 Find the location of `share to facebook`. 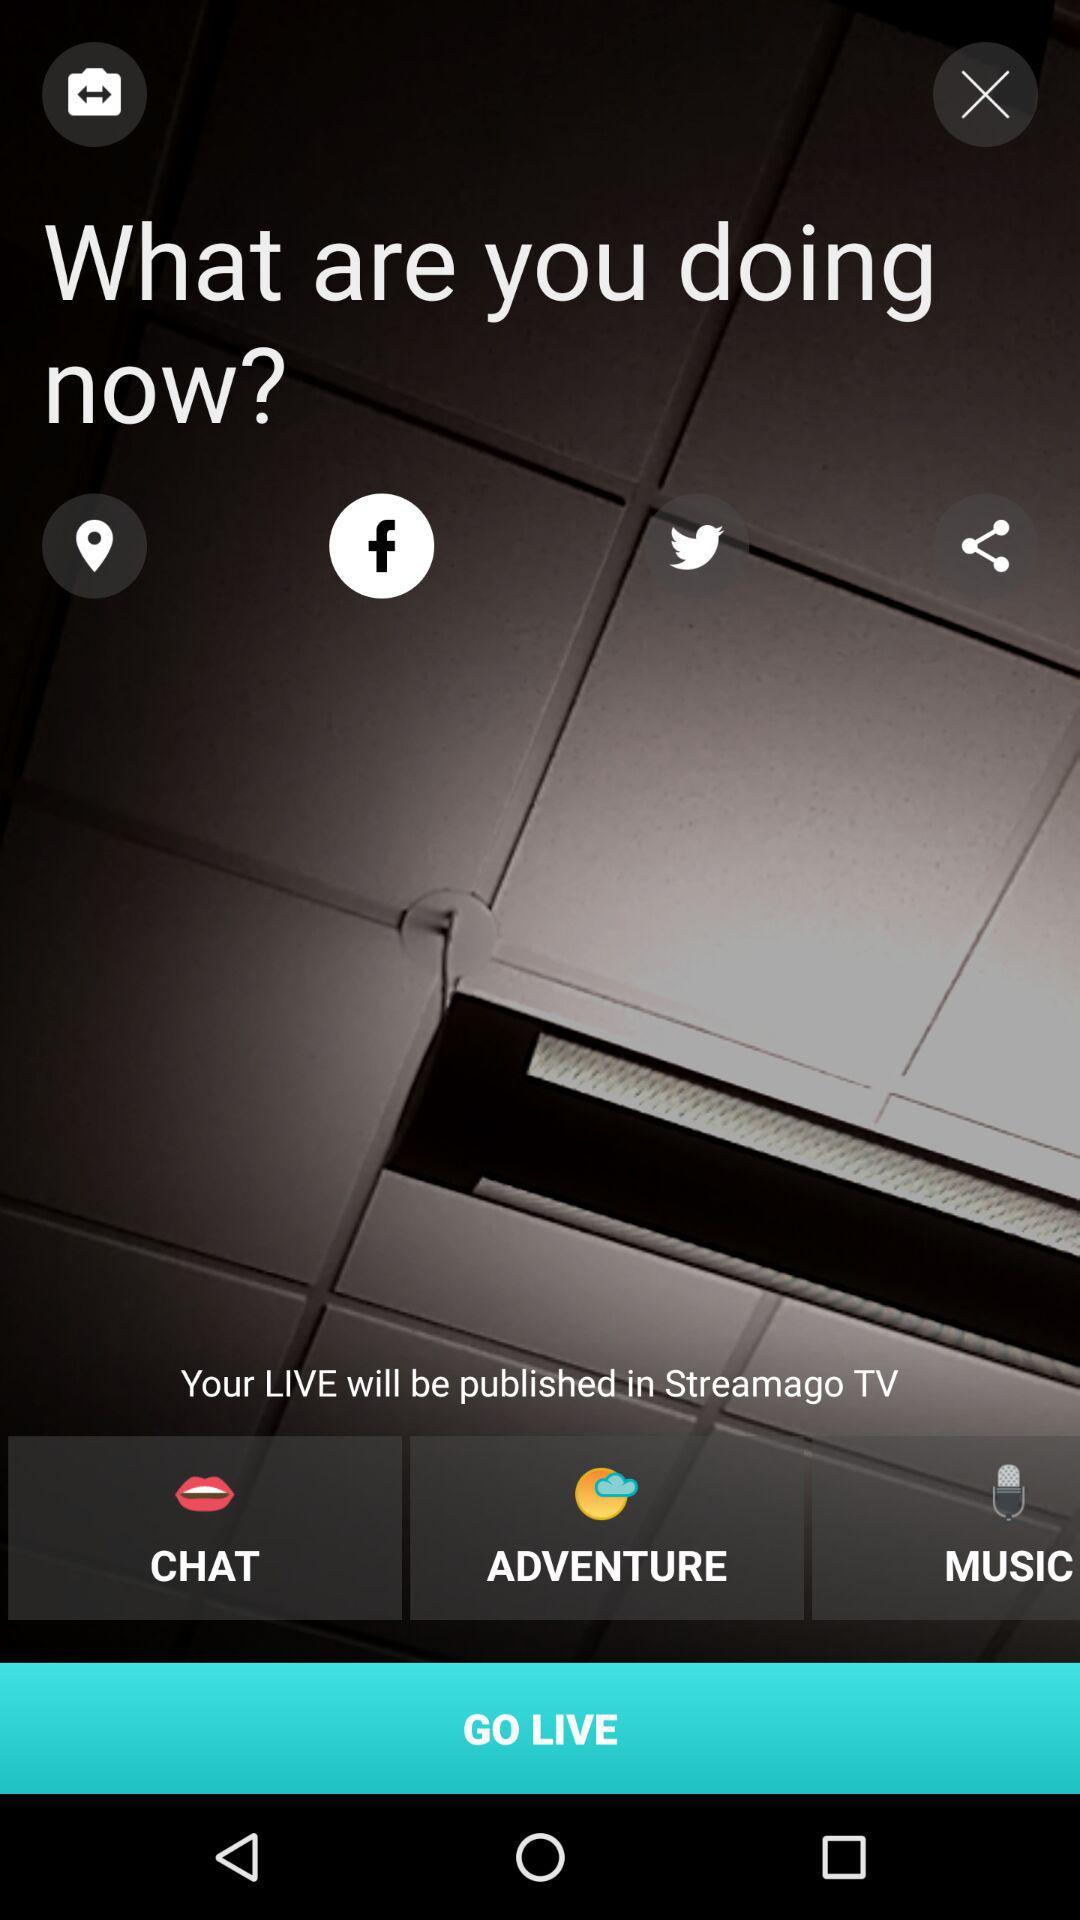

share to facebook is located at coordinates (381, 546).